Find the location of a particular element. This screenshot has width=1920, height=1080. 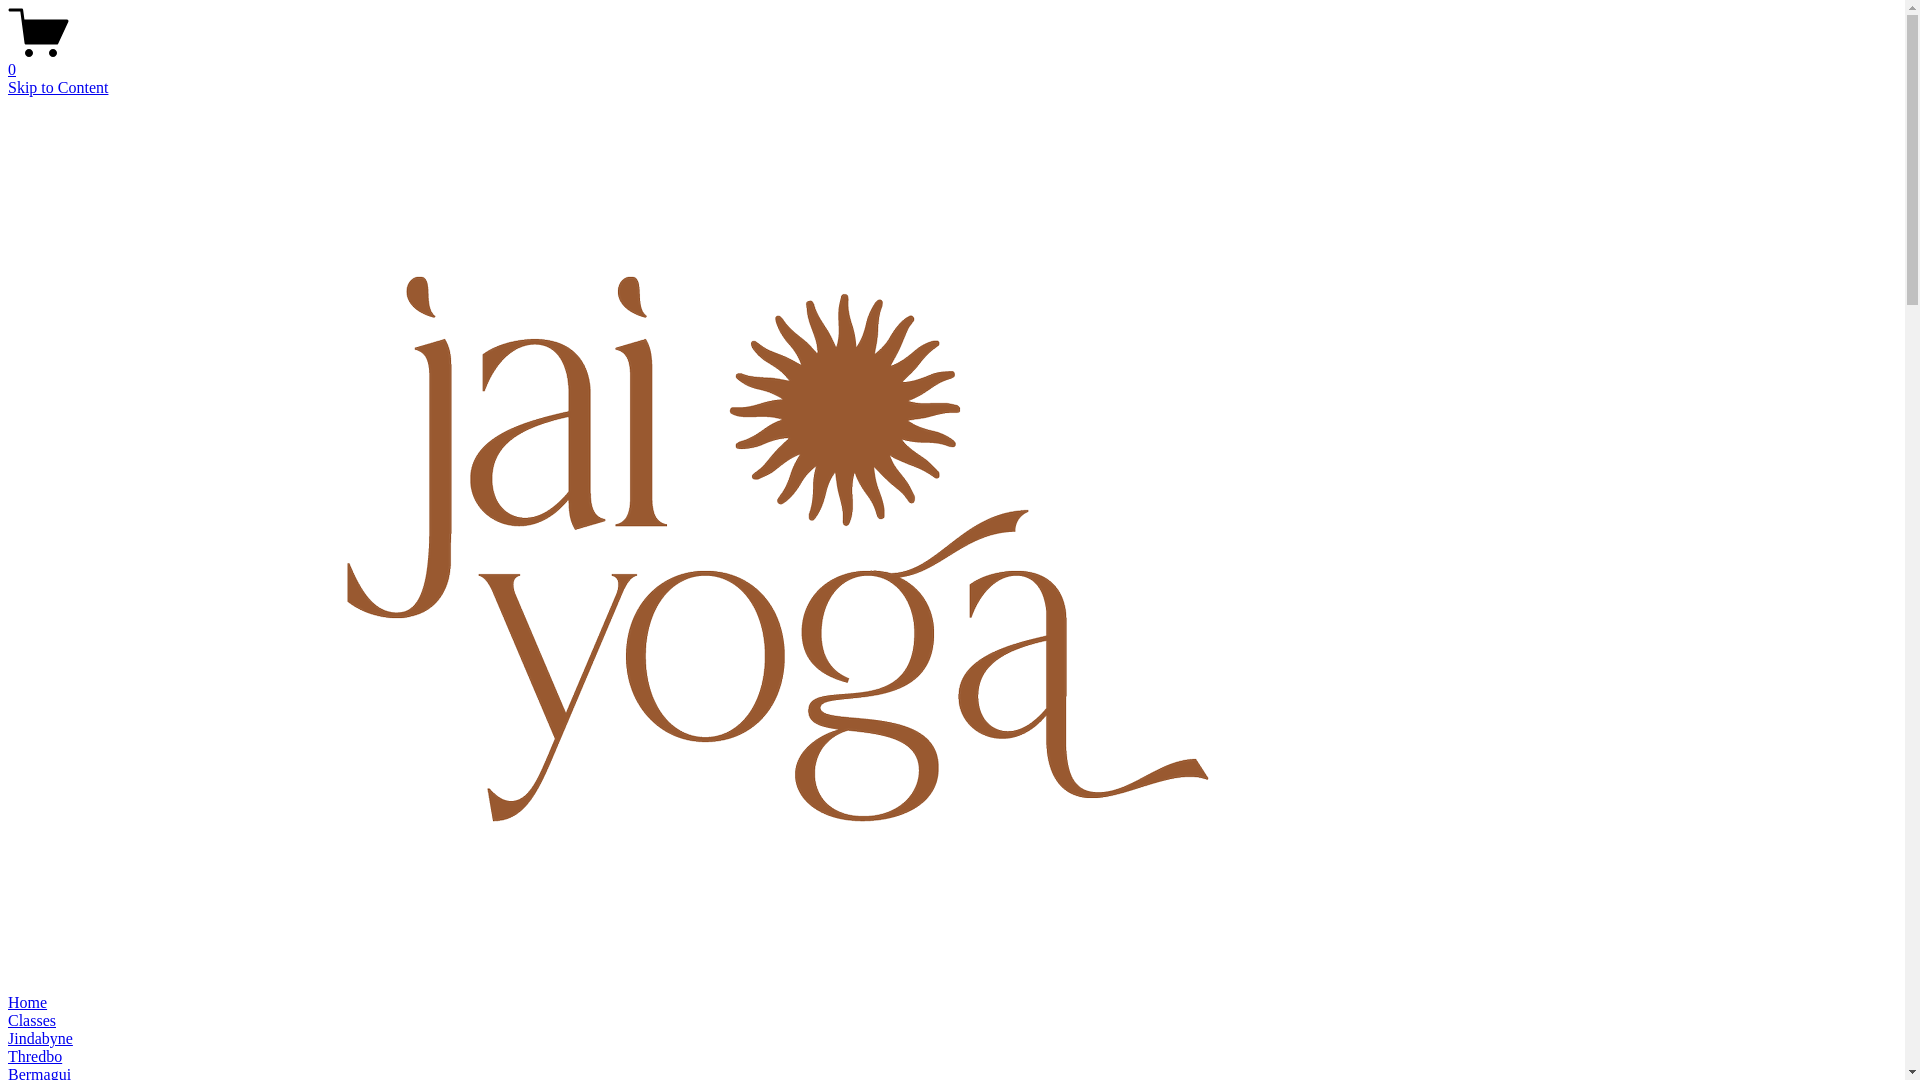

'Classes' is located at coordinates (32, 1020).